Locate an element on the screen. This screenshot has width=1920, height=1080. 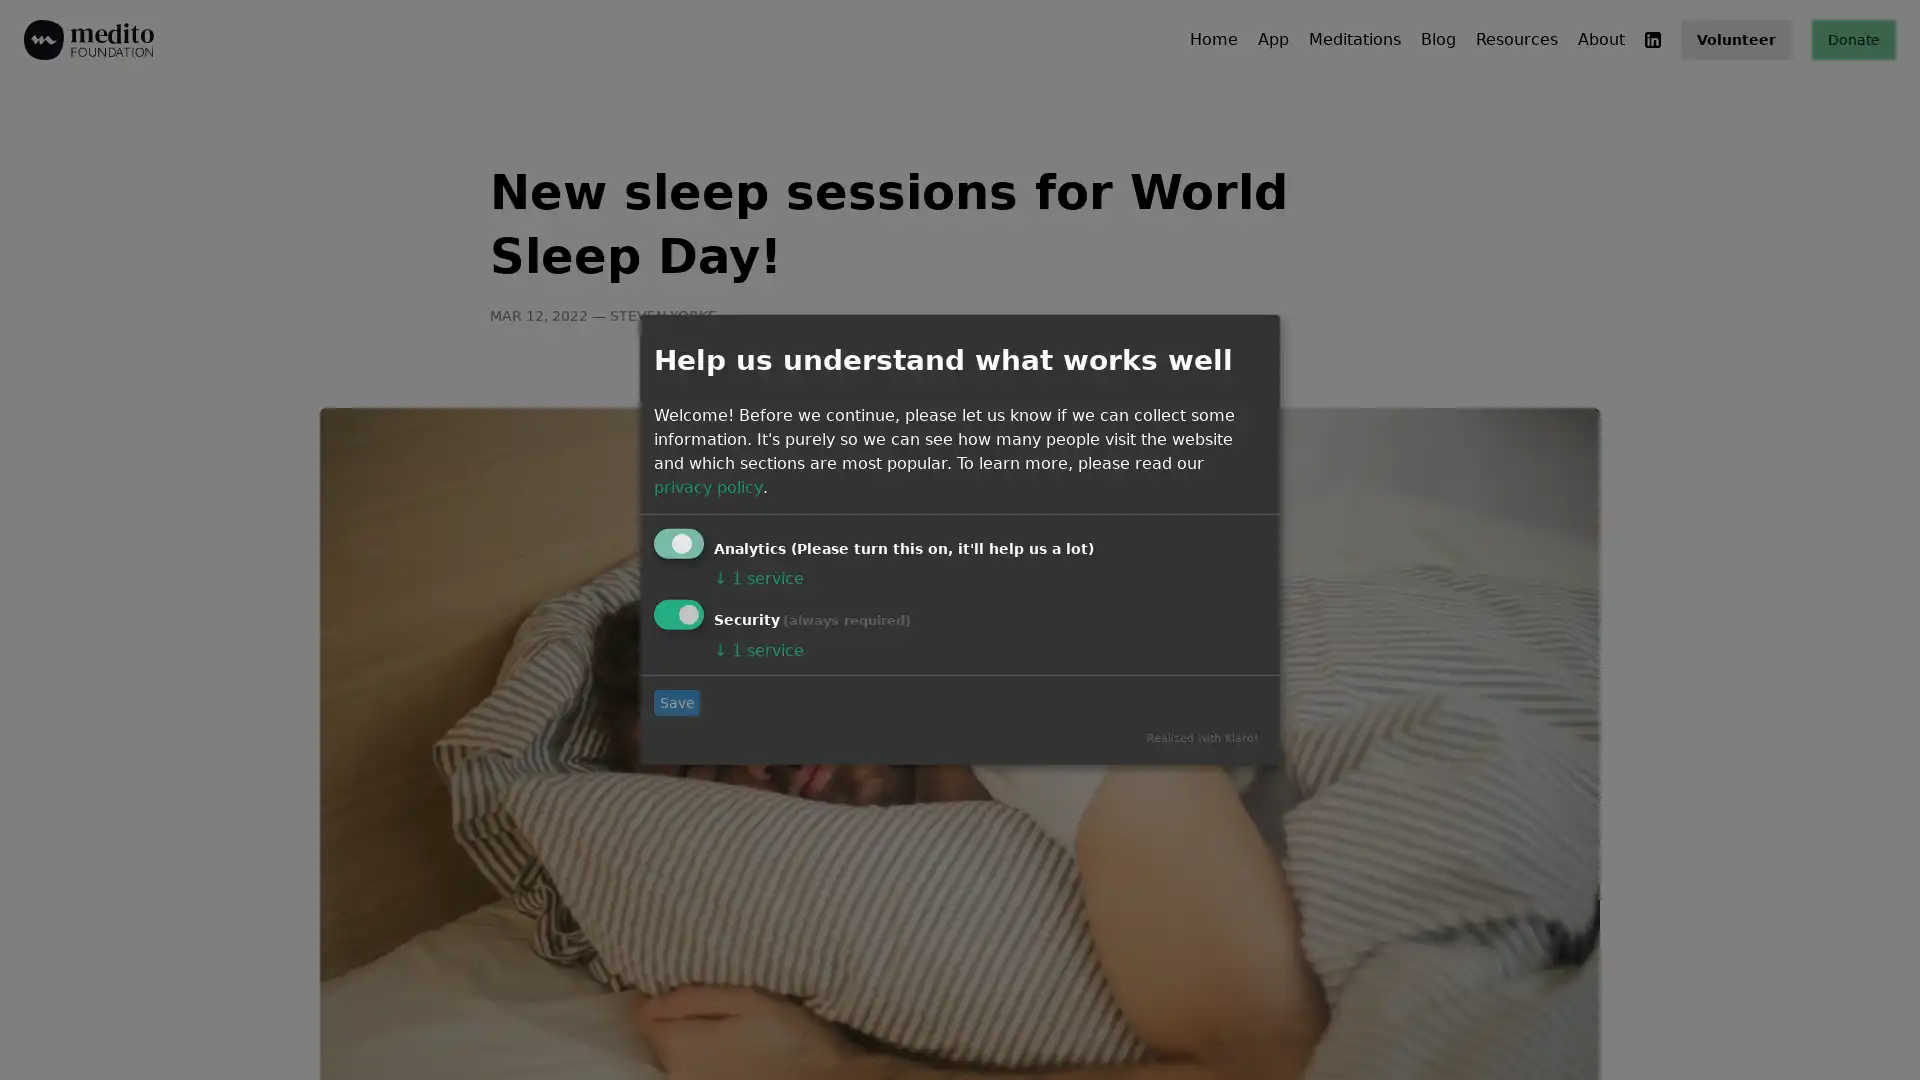
Donate is located at coordinates (1852, 39).